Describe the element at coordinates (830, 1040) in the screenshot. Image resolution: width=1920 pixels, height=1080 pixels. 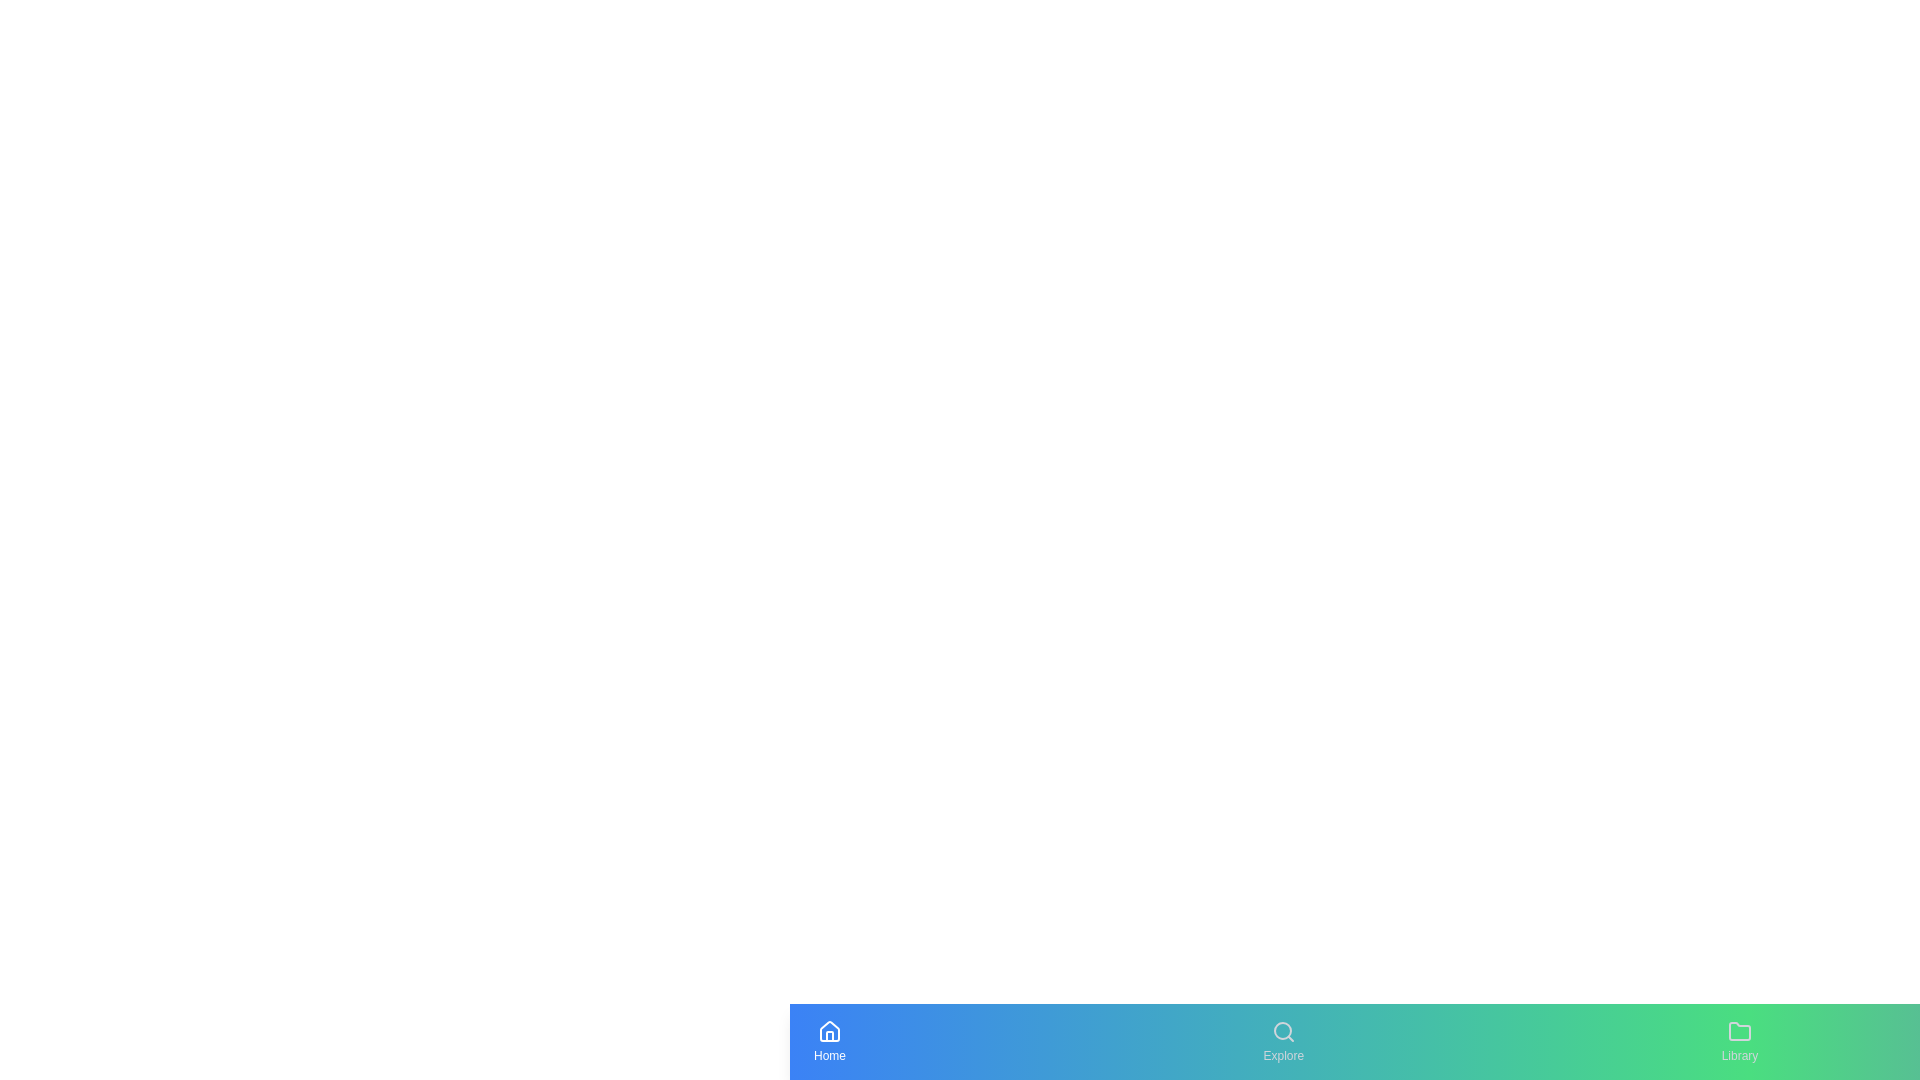
I see `the navigation tab labeled Home to navigate to the respective section` at that location.